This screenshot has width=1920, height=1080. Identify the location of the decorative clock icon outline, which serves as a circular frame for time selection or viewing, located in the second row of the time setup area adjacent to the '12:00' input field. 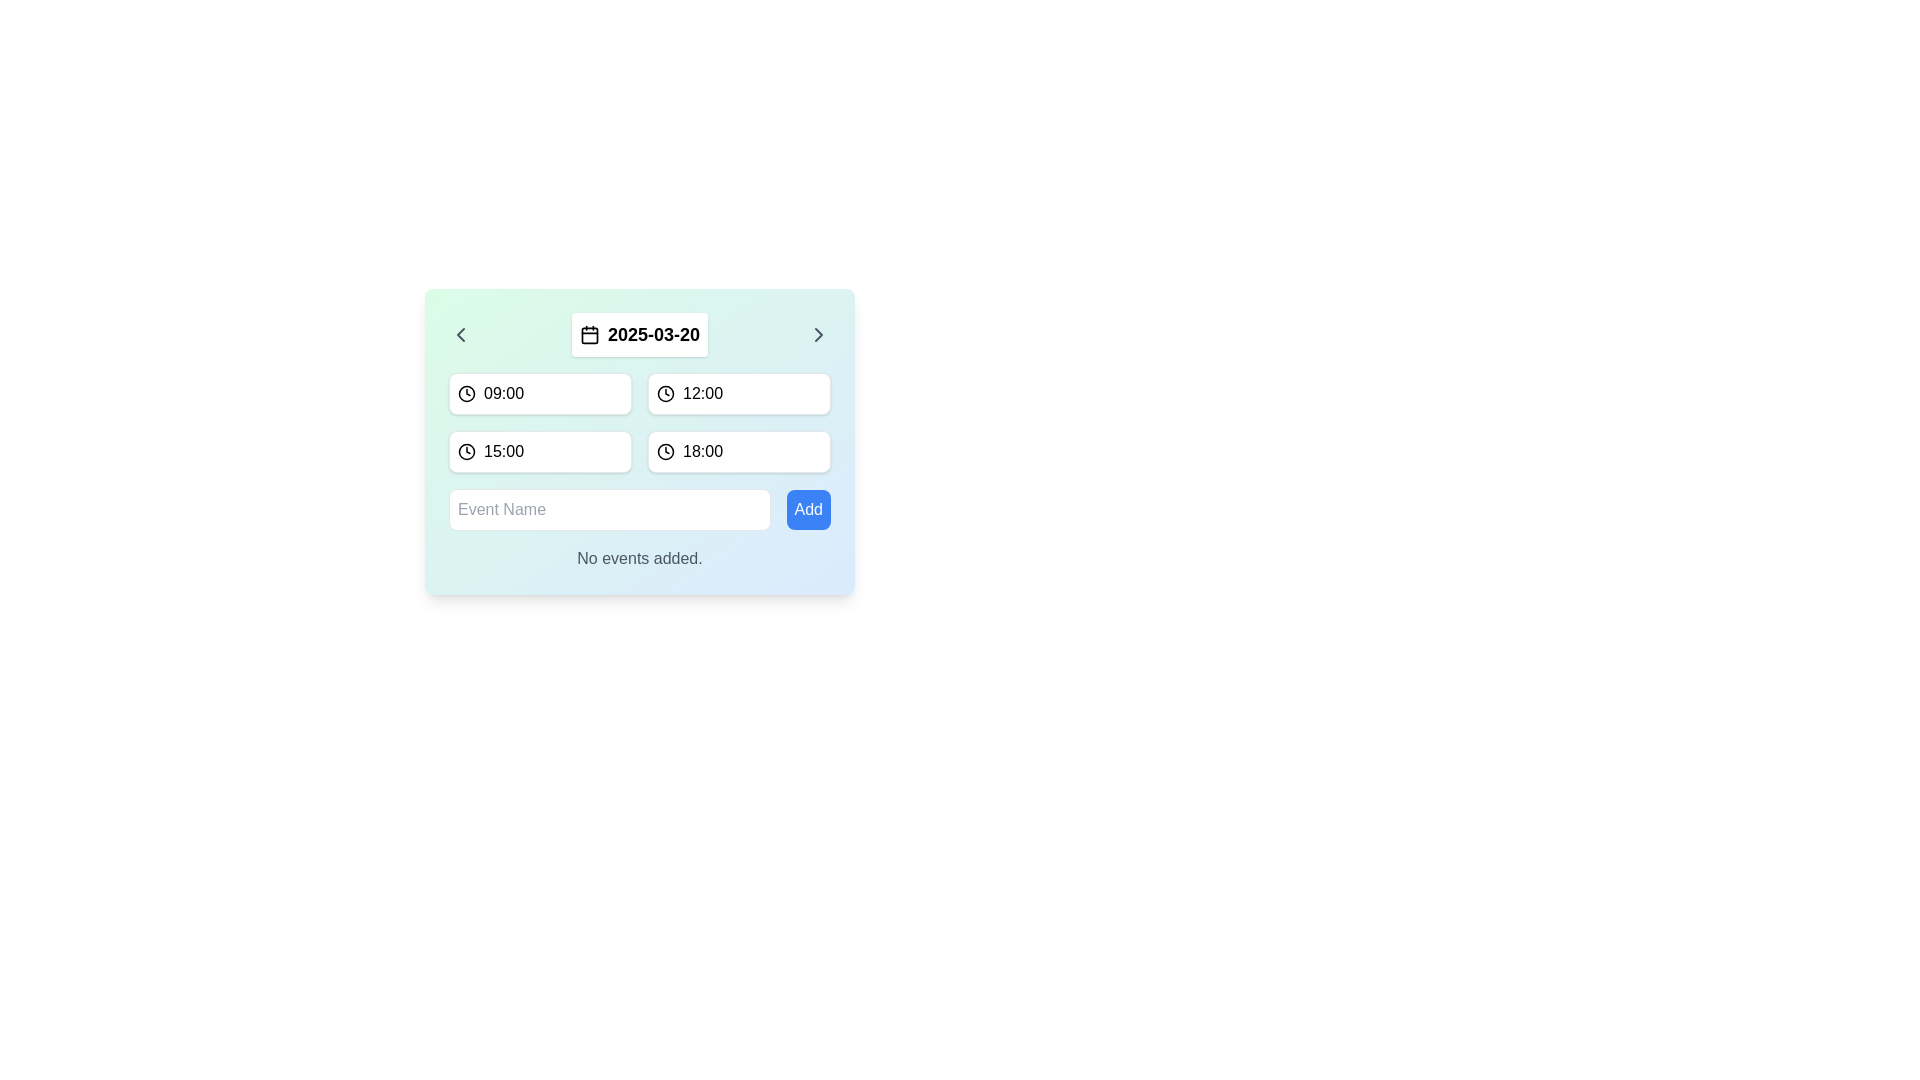
(666, 393).